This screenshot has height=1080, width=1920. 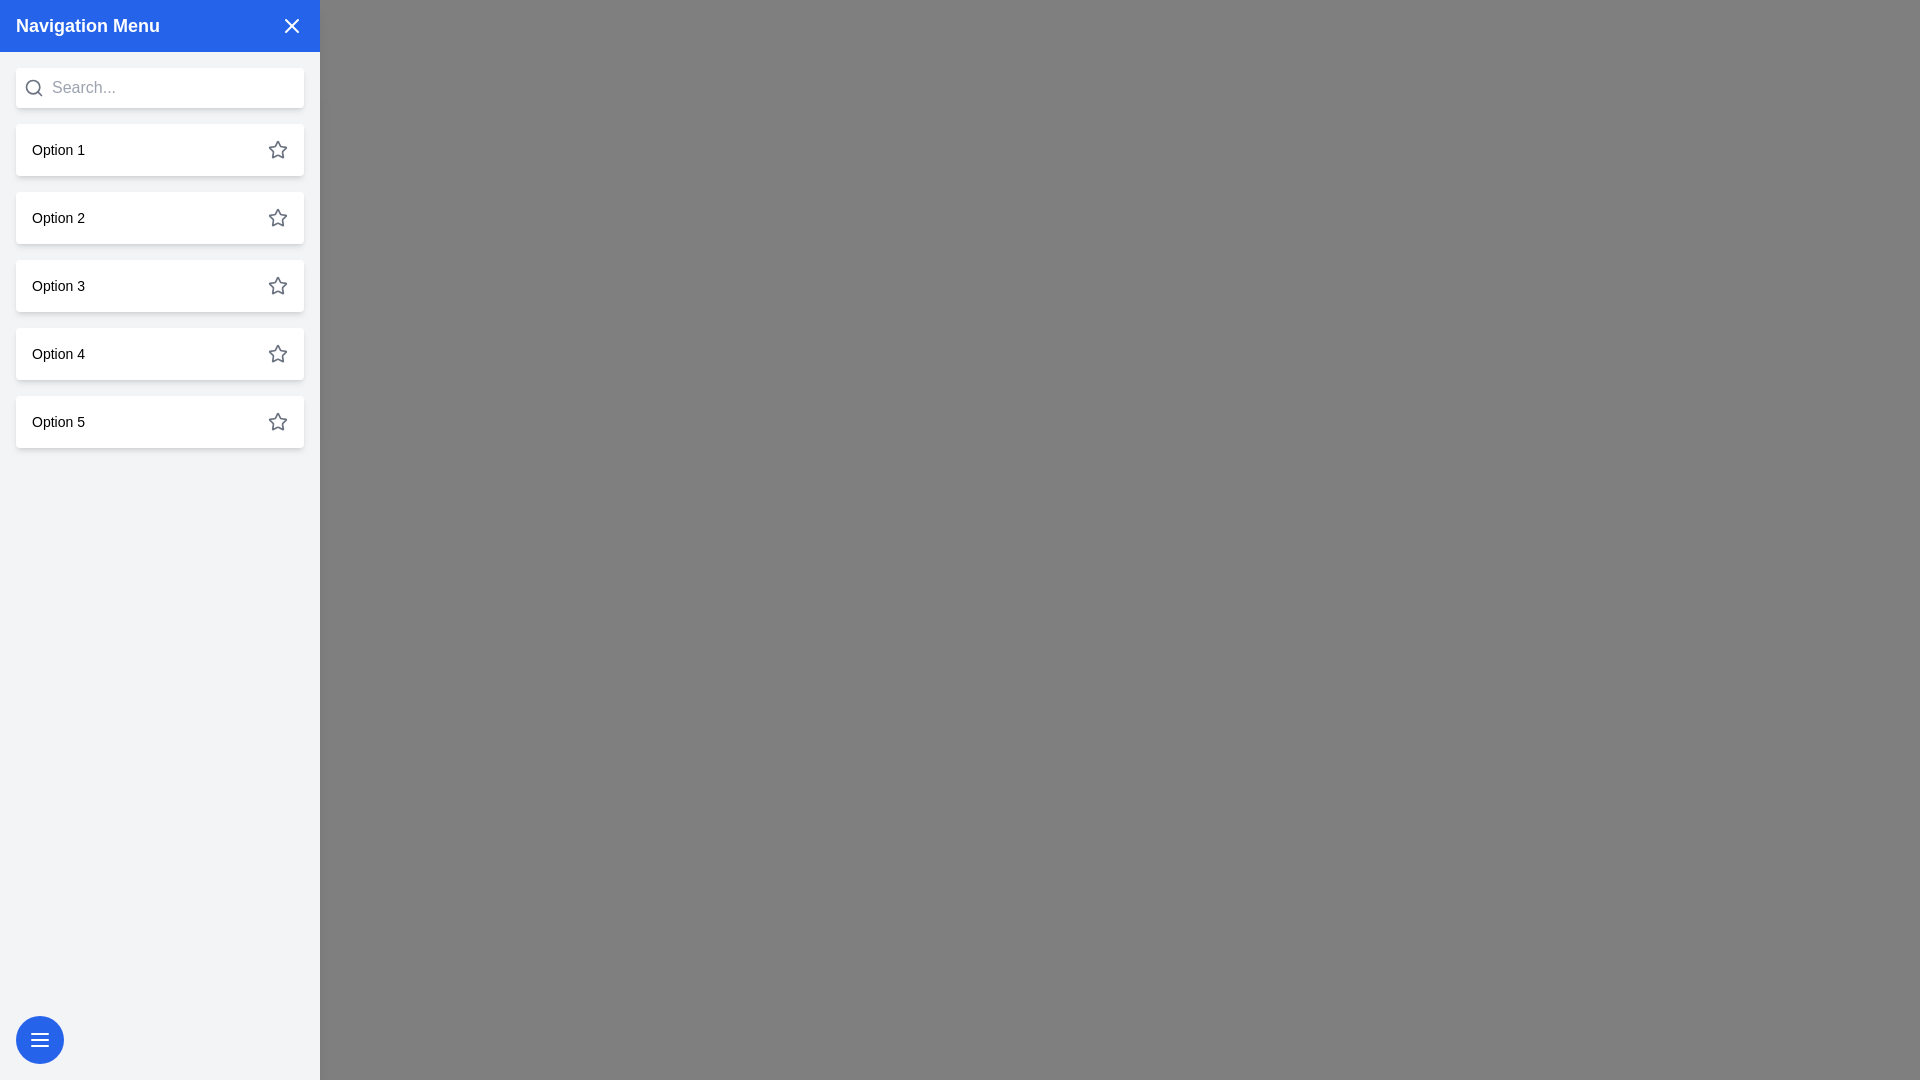 I want to click on the gray star-shaped icon with a hollow center located in the 'Option 4' block, so click(x=277, y=353).